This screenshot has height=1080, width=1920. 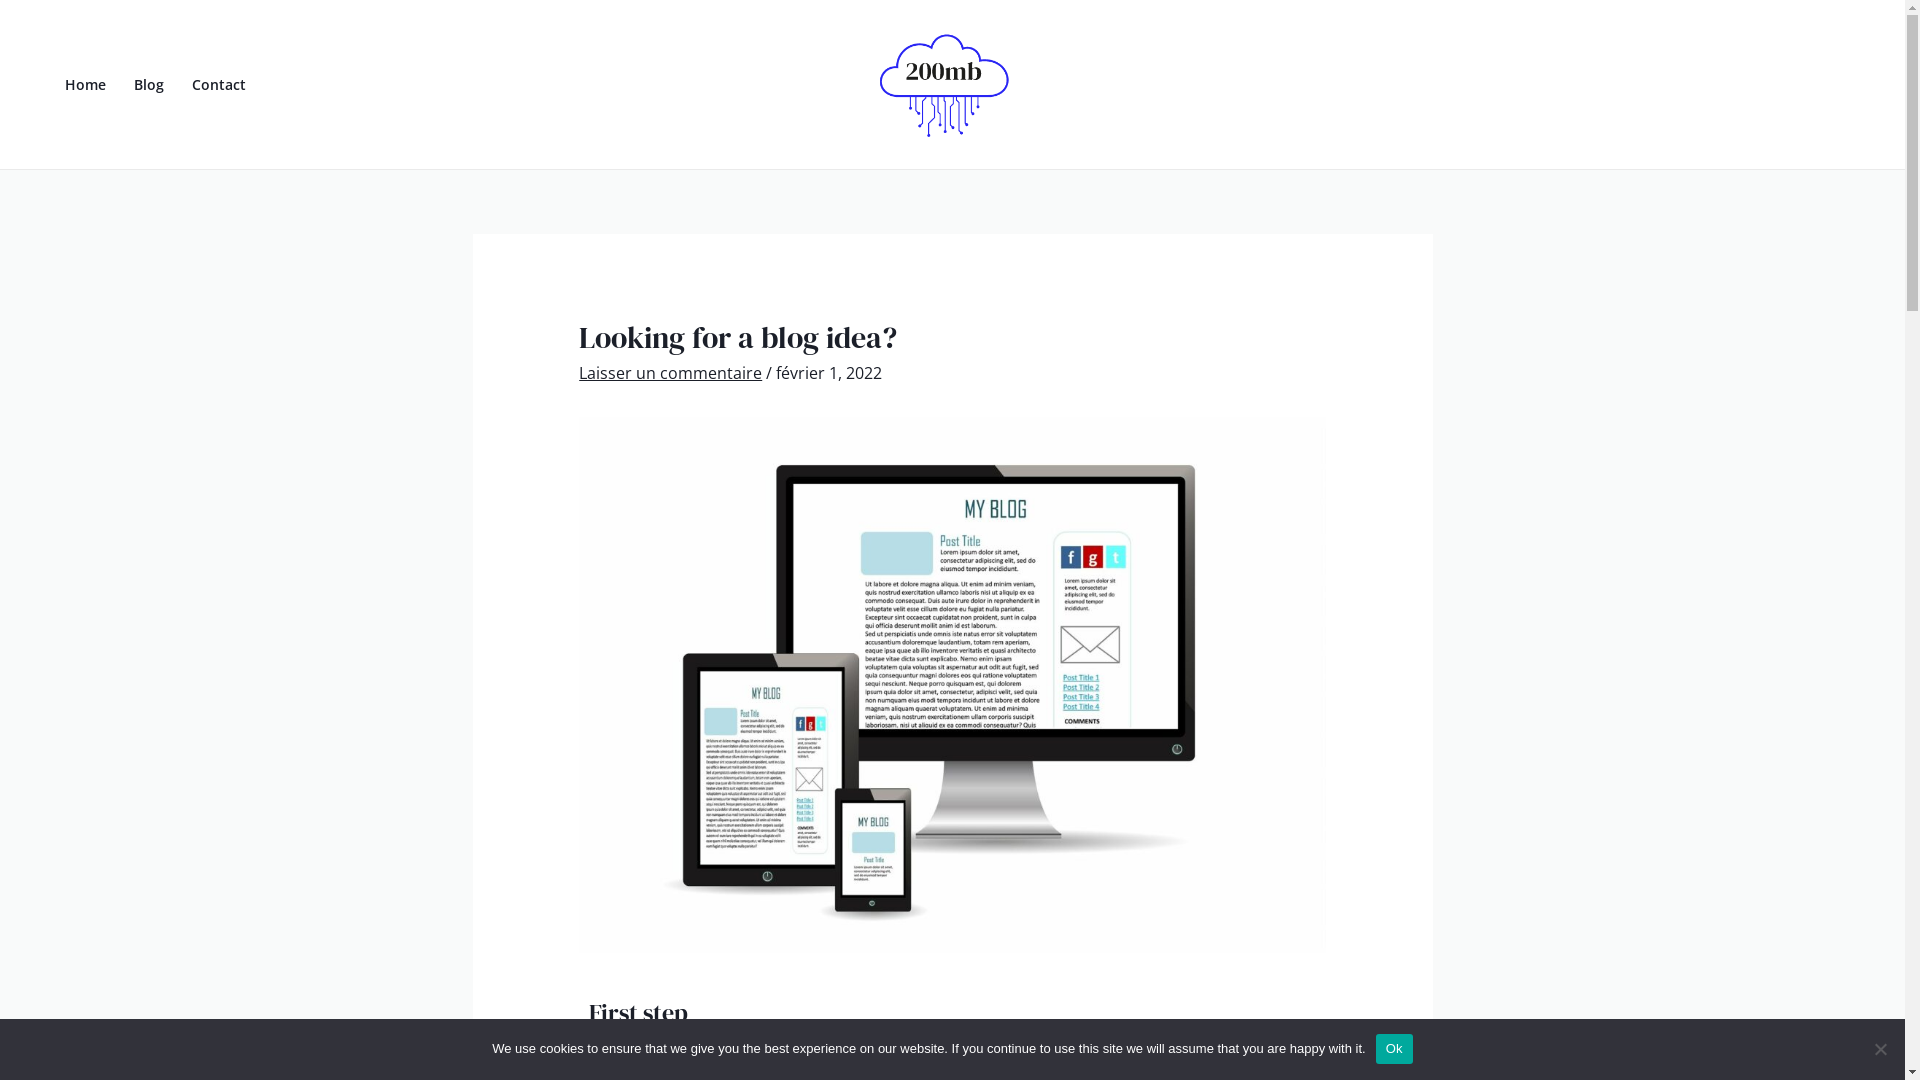 I want to click on 'Home', so click(x=84, y=83).